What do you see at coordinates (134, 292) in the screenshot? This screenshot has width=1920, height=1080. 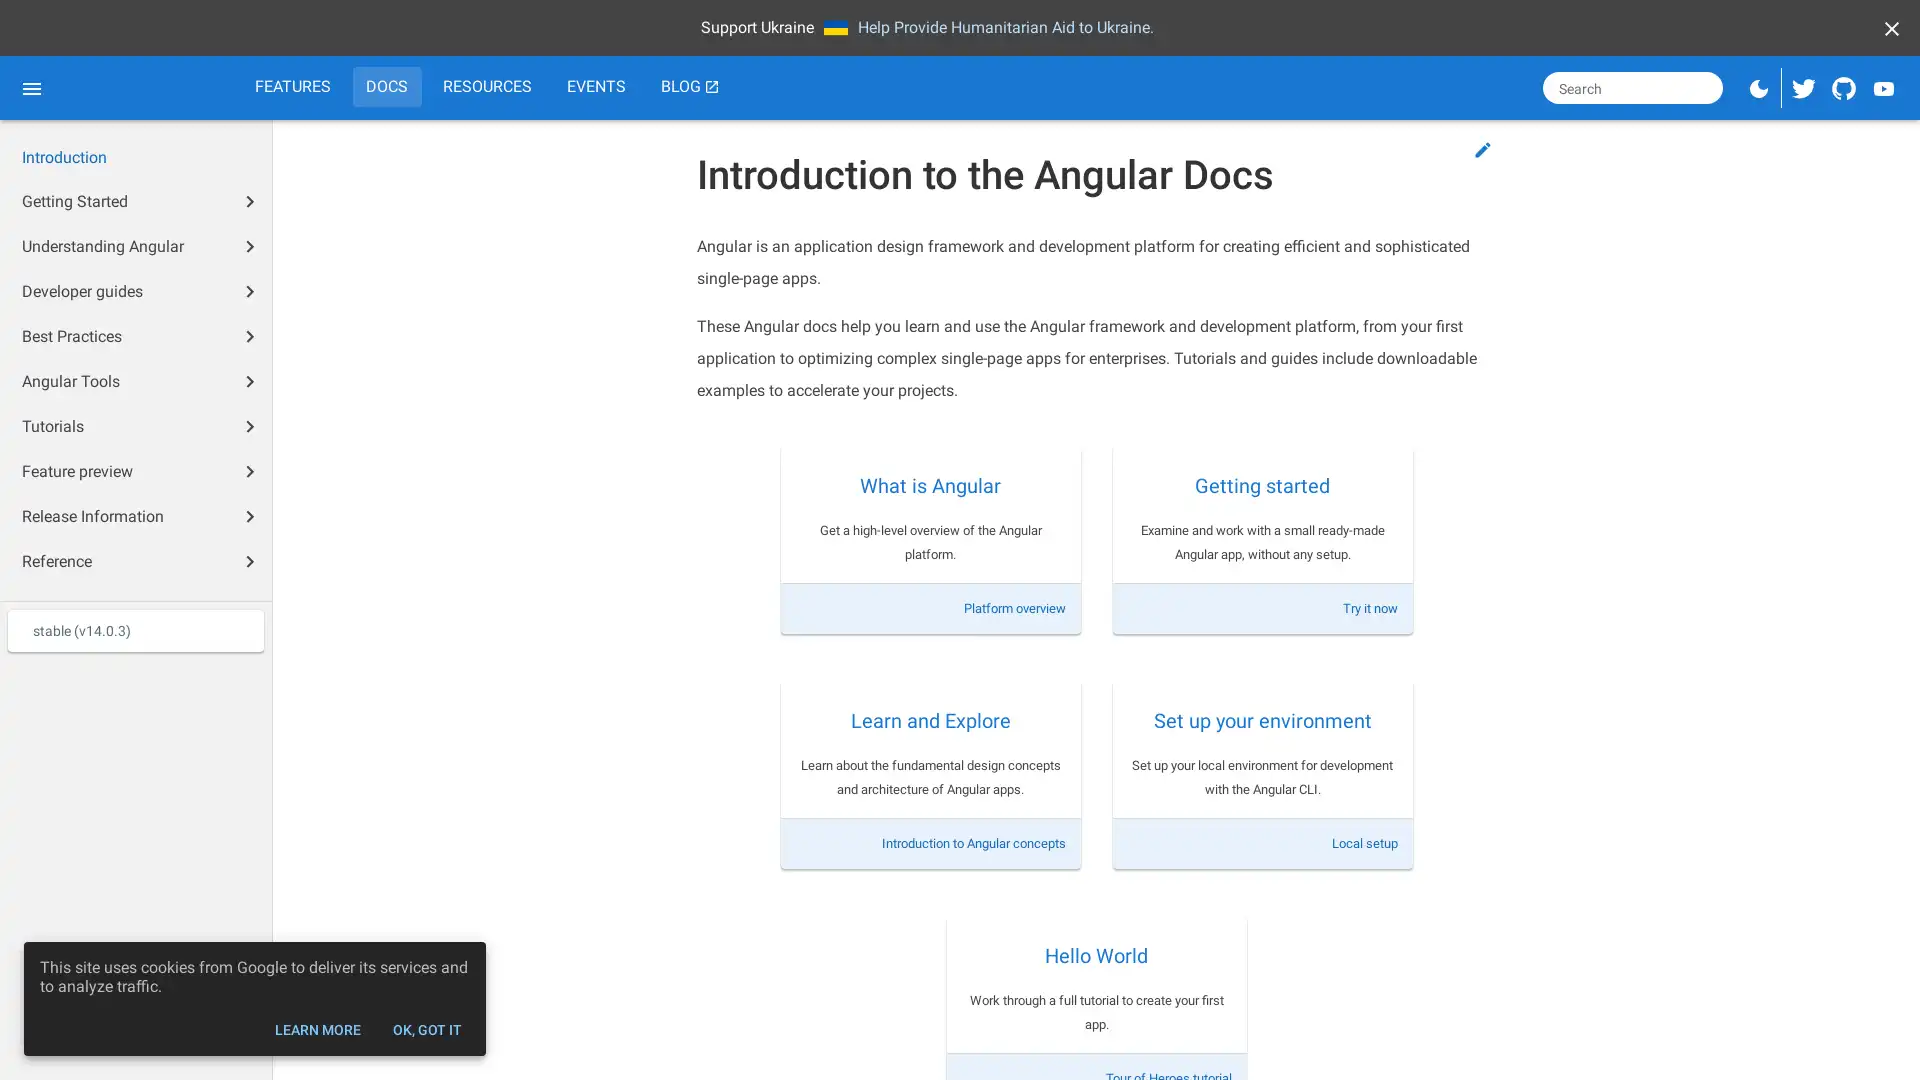 I see `Developer guides` at bounding box center [134, 292].